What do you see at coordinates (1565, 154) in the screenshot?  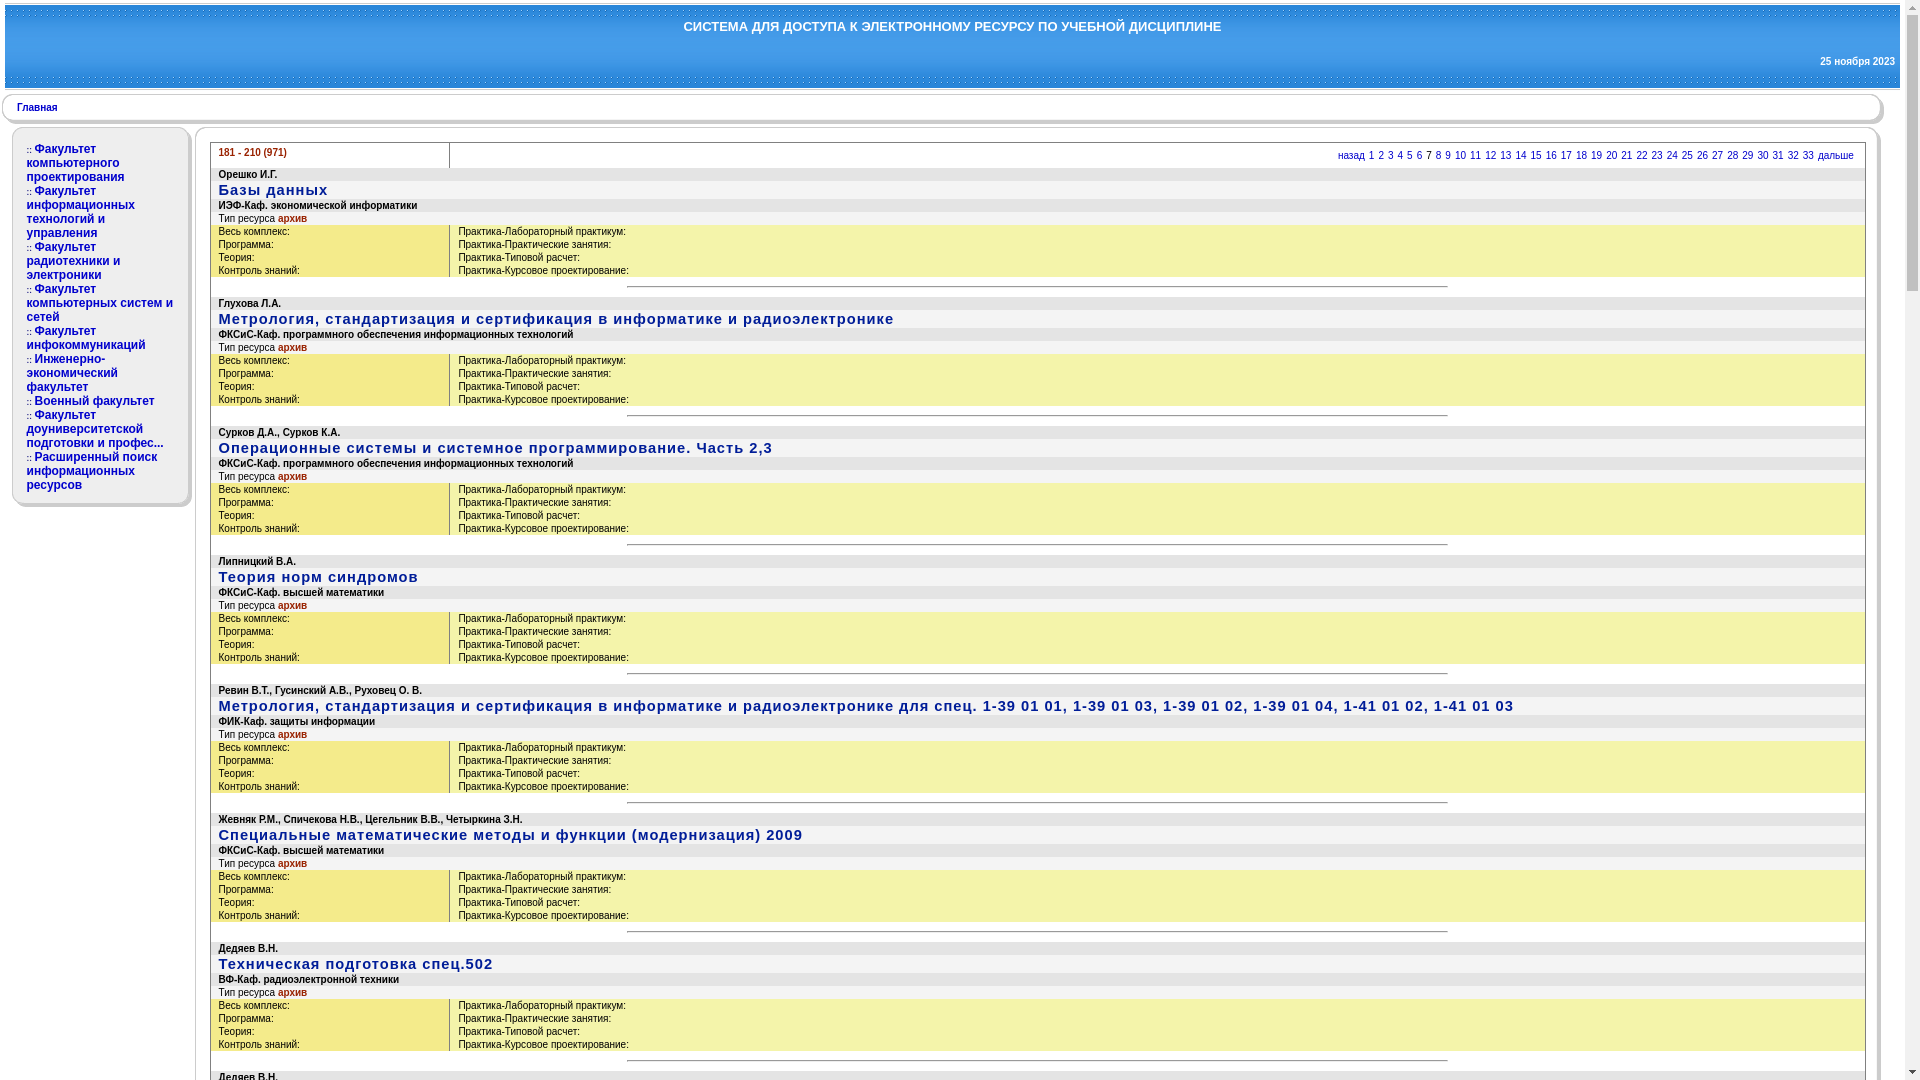 I see `'17'` at bounding box center [1565, 154].